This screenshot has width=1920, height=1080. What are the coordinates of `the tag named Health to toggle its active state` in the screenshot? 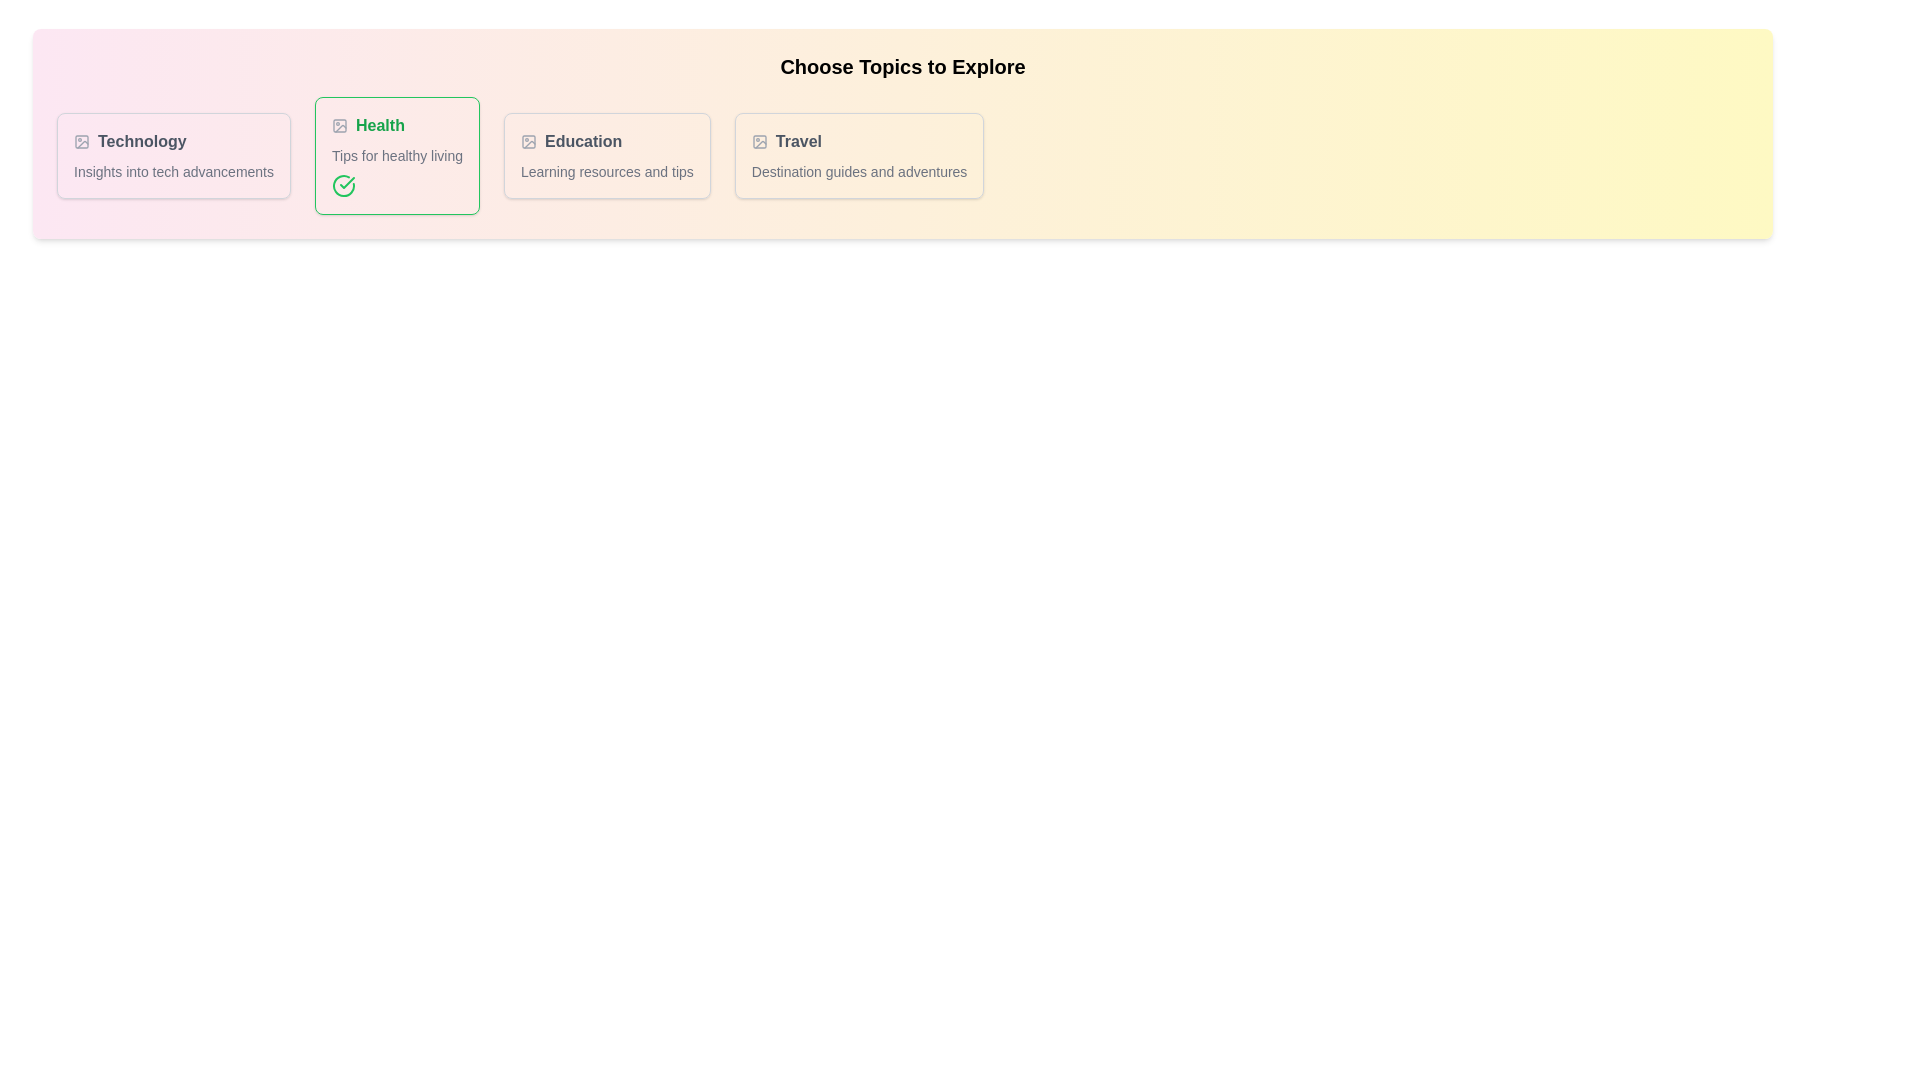 It's located at (397, 154).